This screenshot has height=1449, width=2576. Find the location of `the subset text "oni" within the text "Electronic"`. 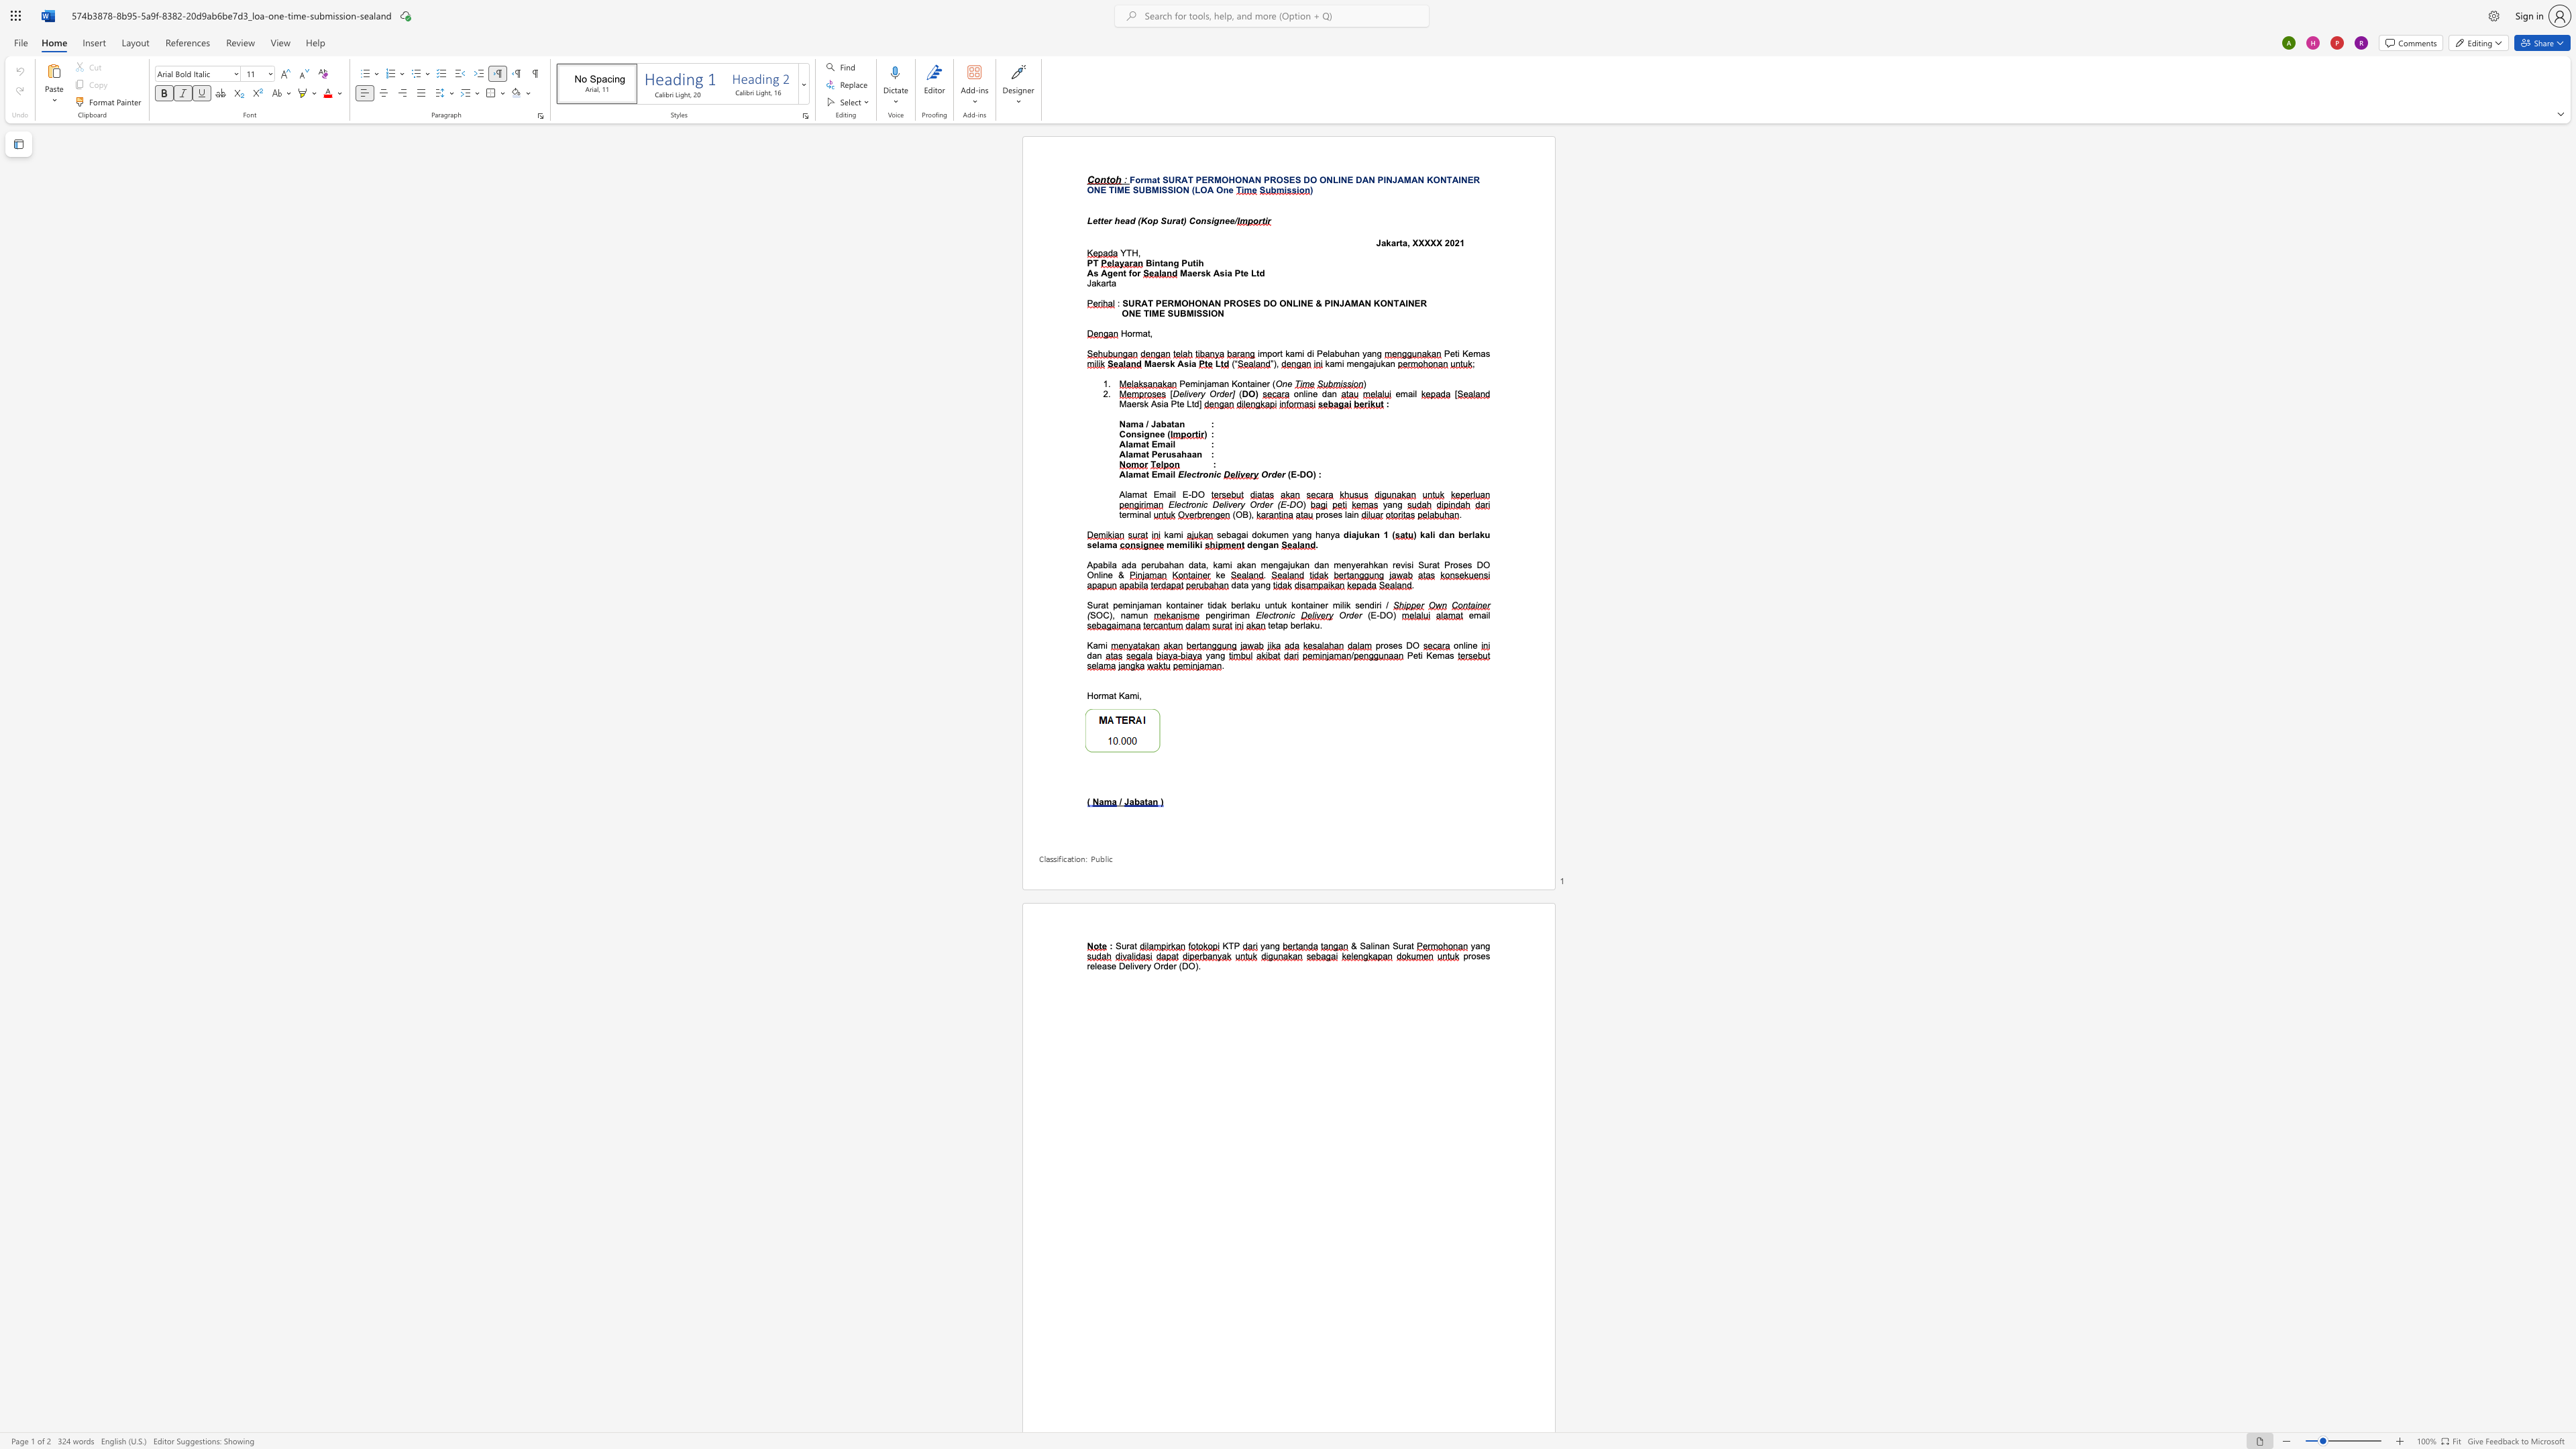

the subset text "oni" within the text "Electronic" is located at coordinates (1277, 614).